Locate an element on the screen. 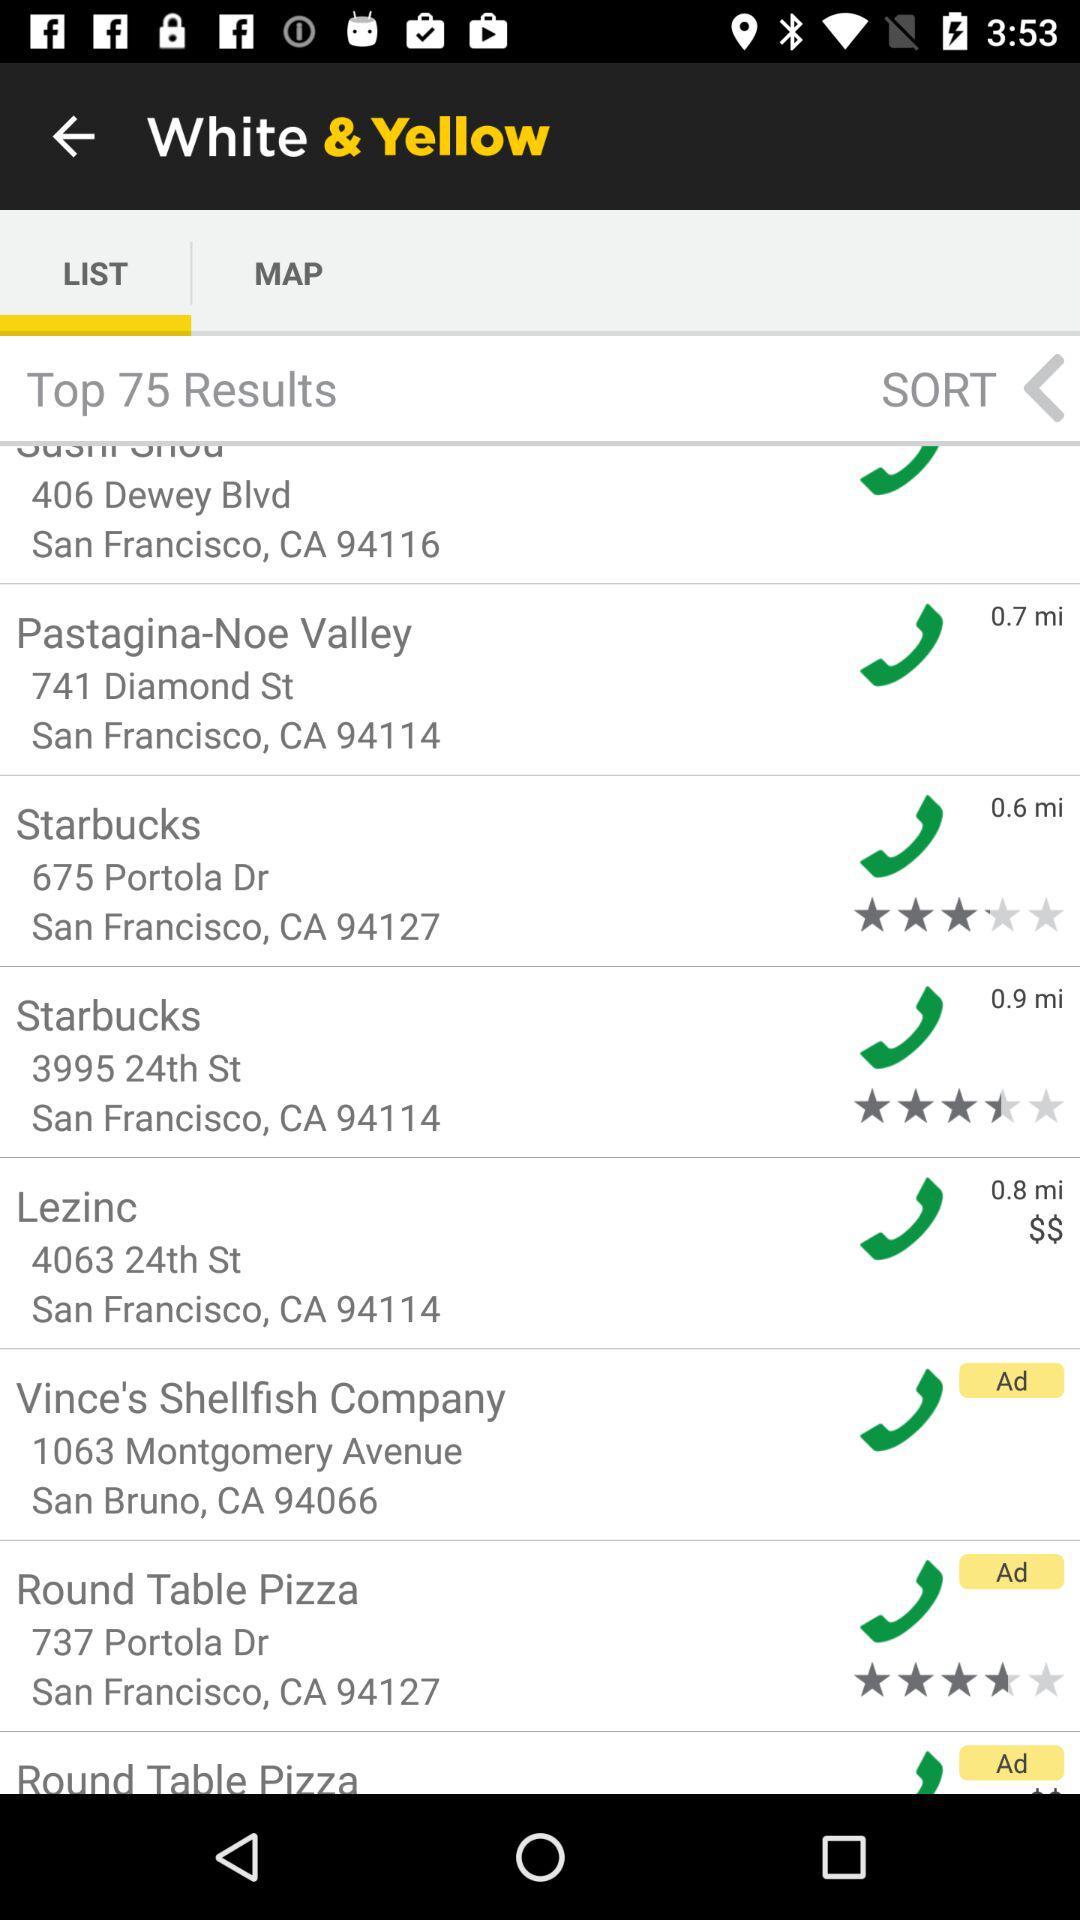  the arrow_backward icon is located at coordinates (1043, 388).